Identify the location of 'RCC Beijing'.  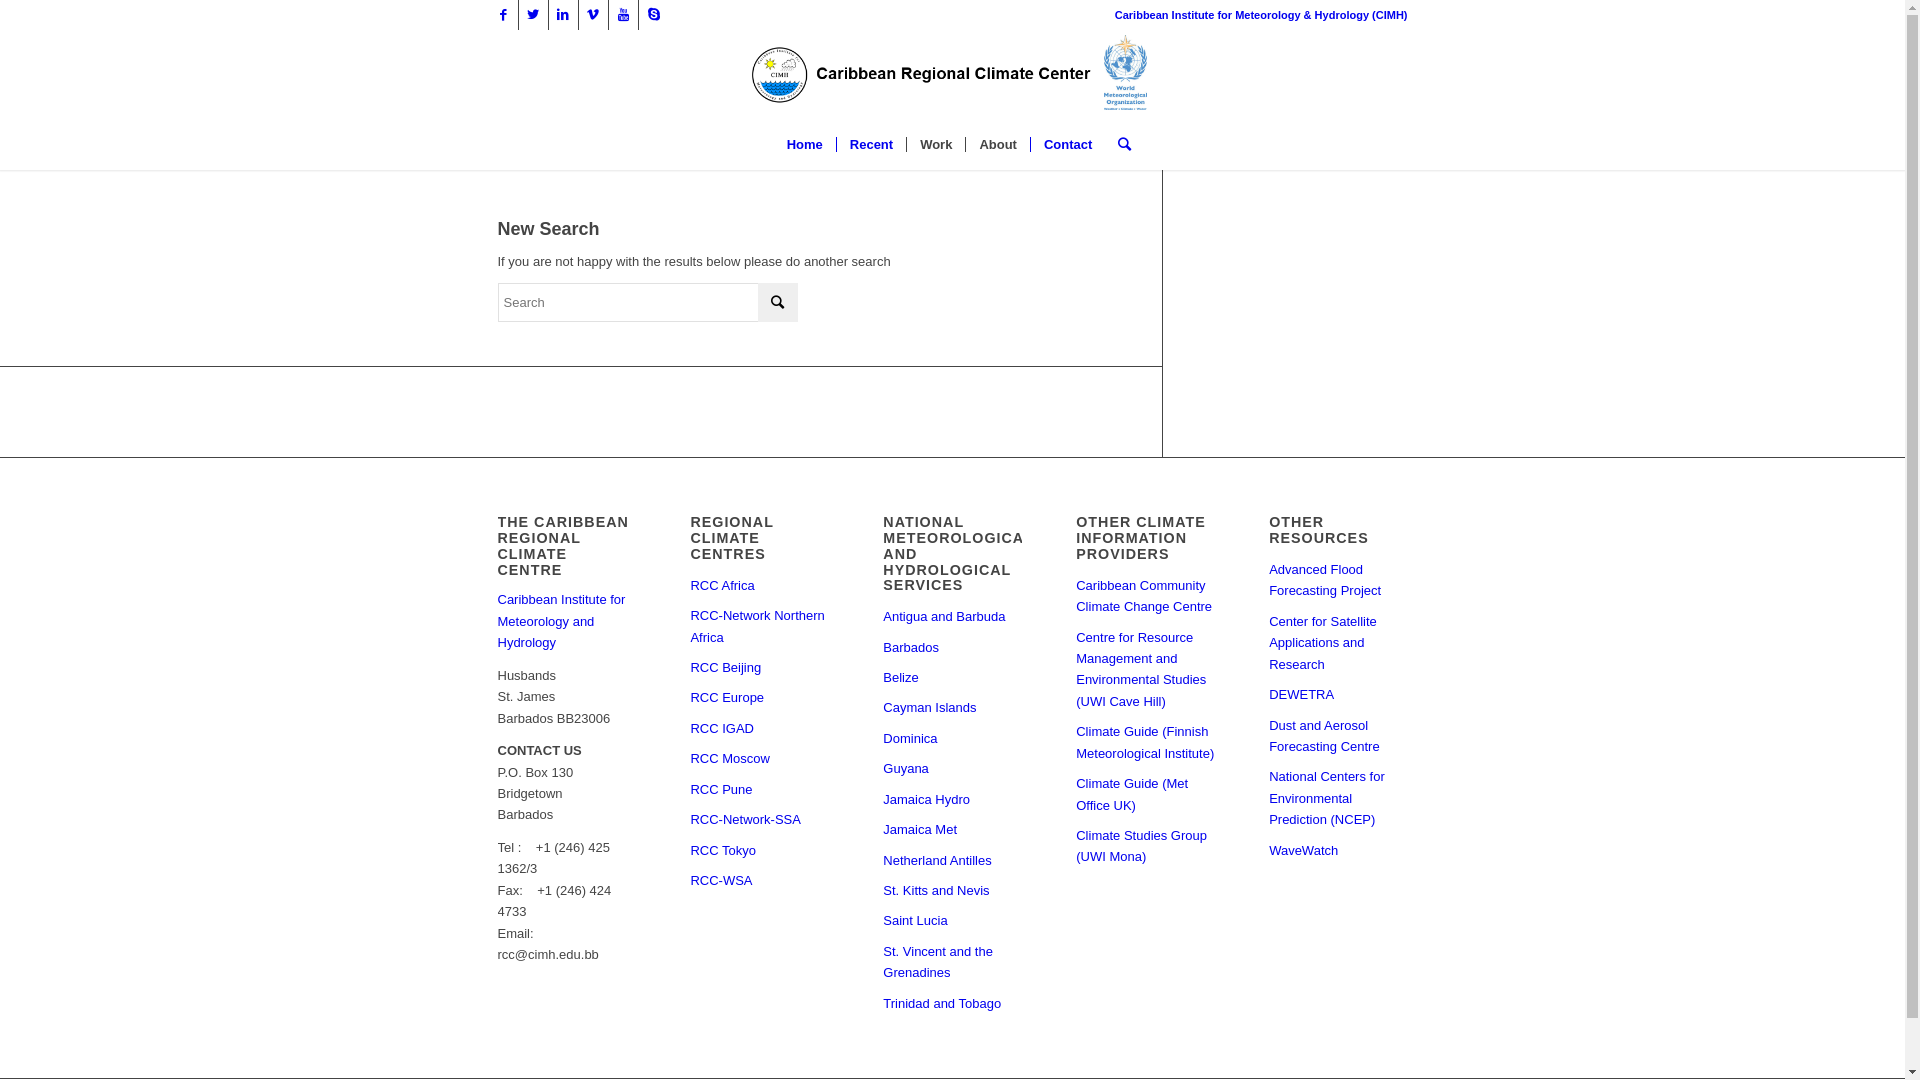
(690, 667).